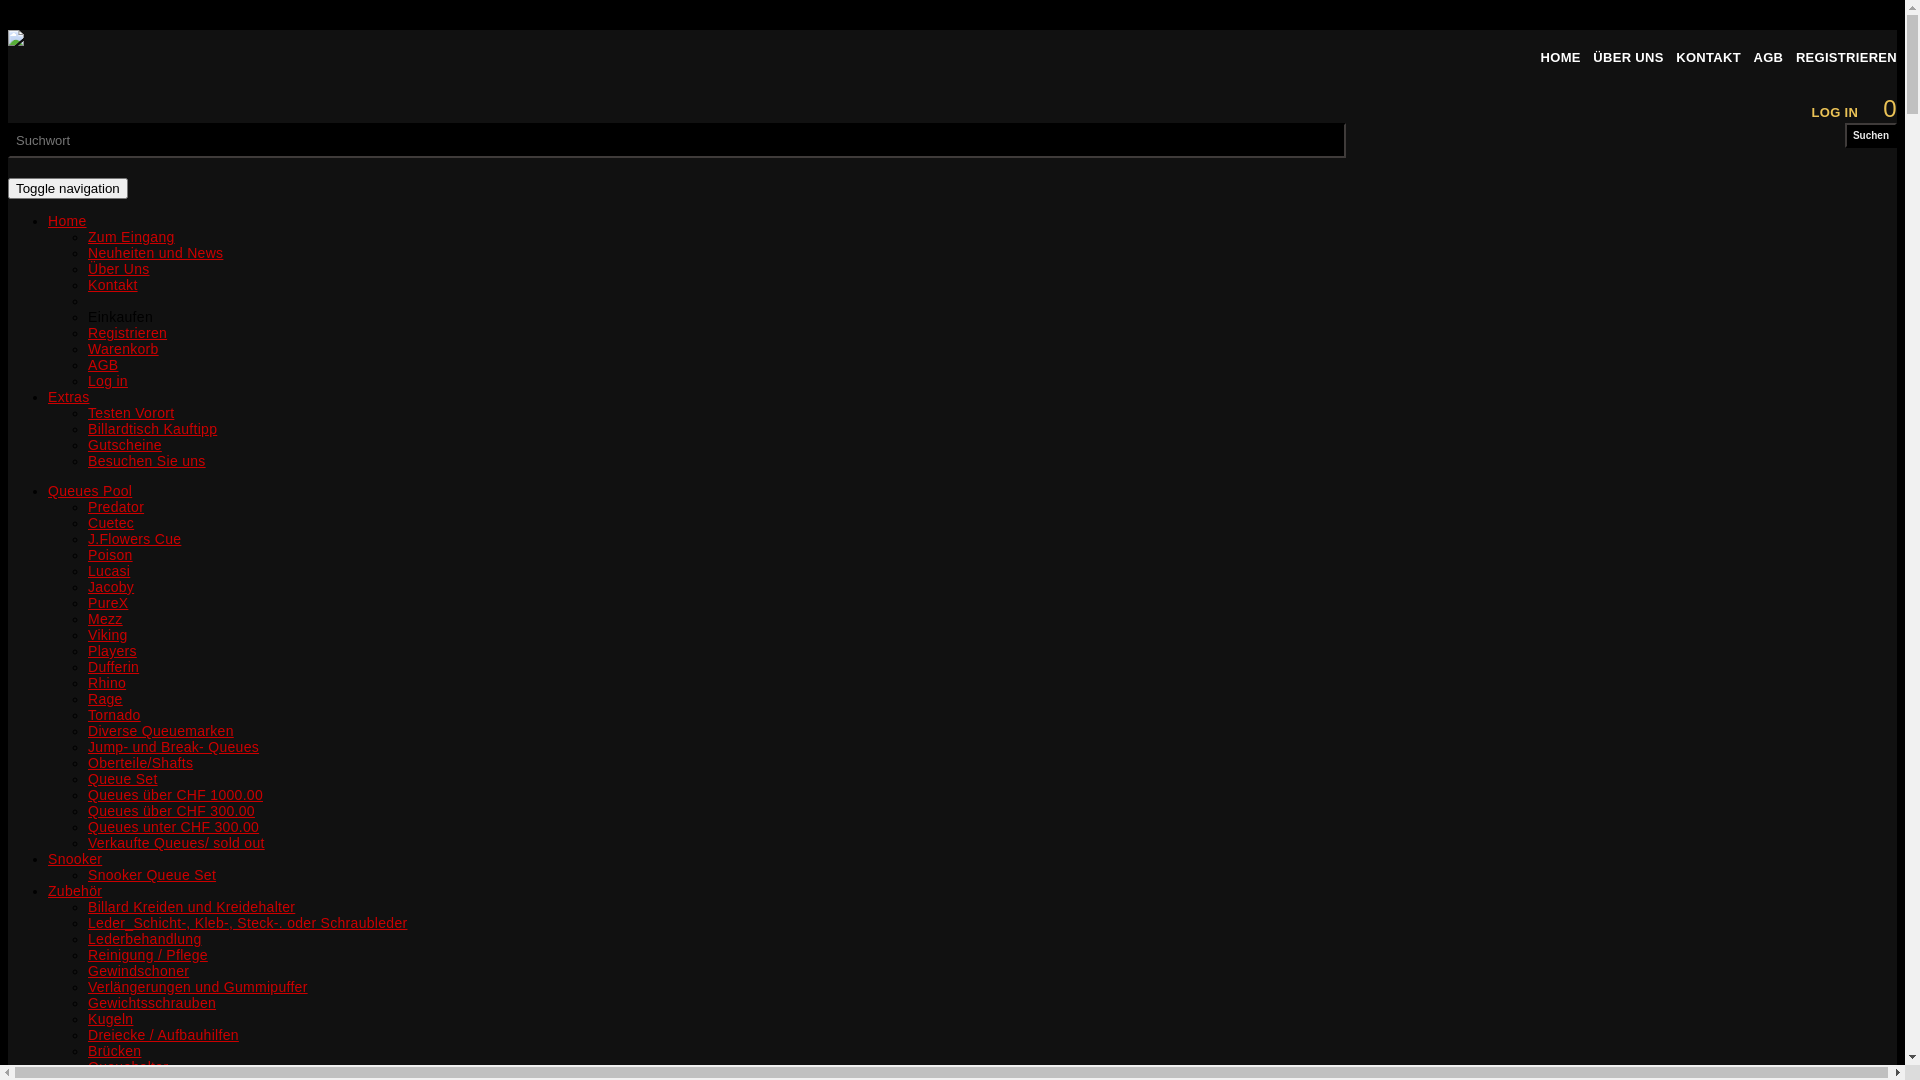 The height and width of the screenshot is (1080, 1920). Describe the element at coordinates (130, 235) in the screenshot. I see `'Zum Eingang'` at that location.